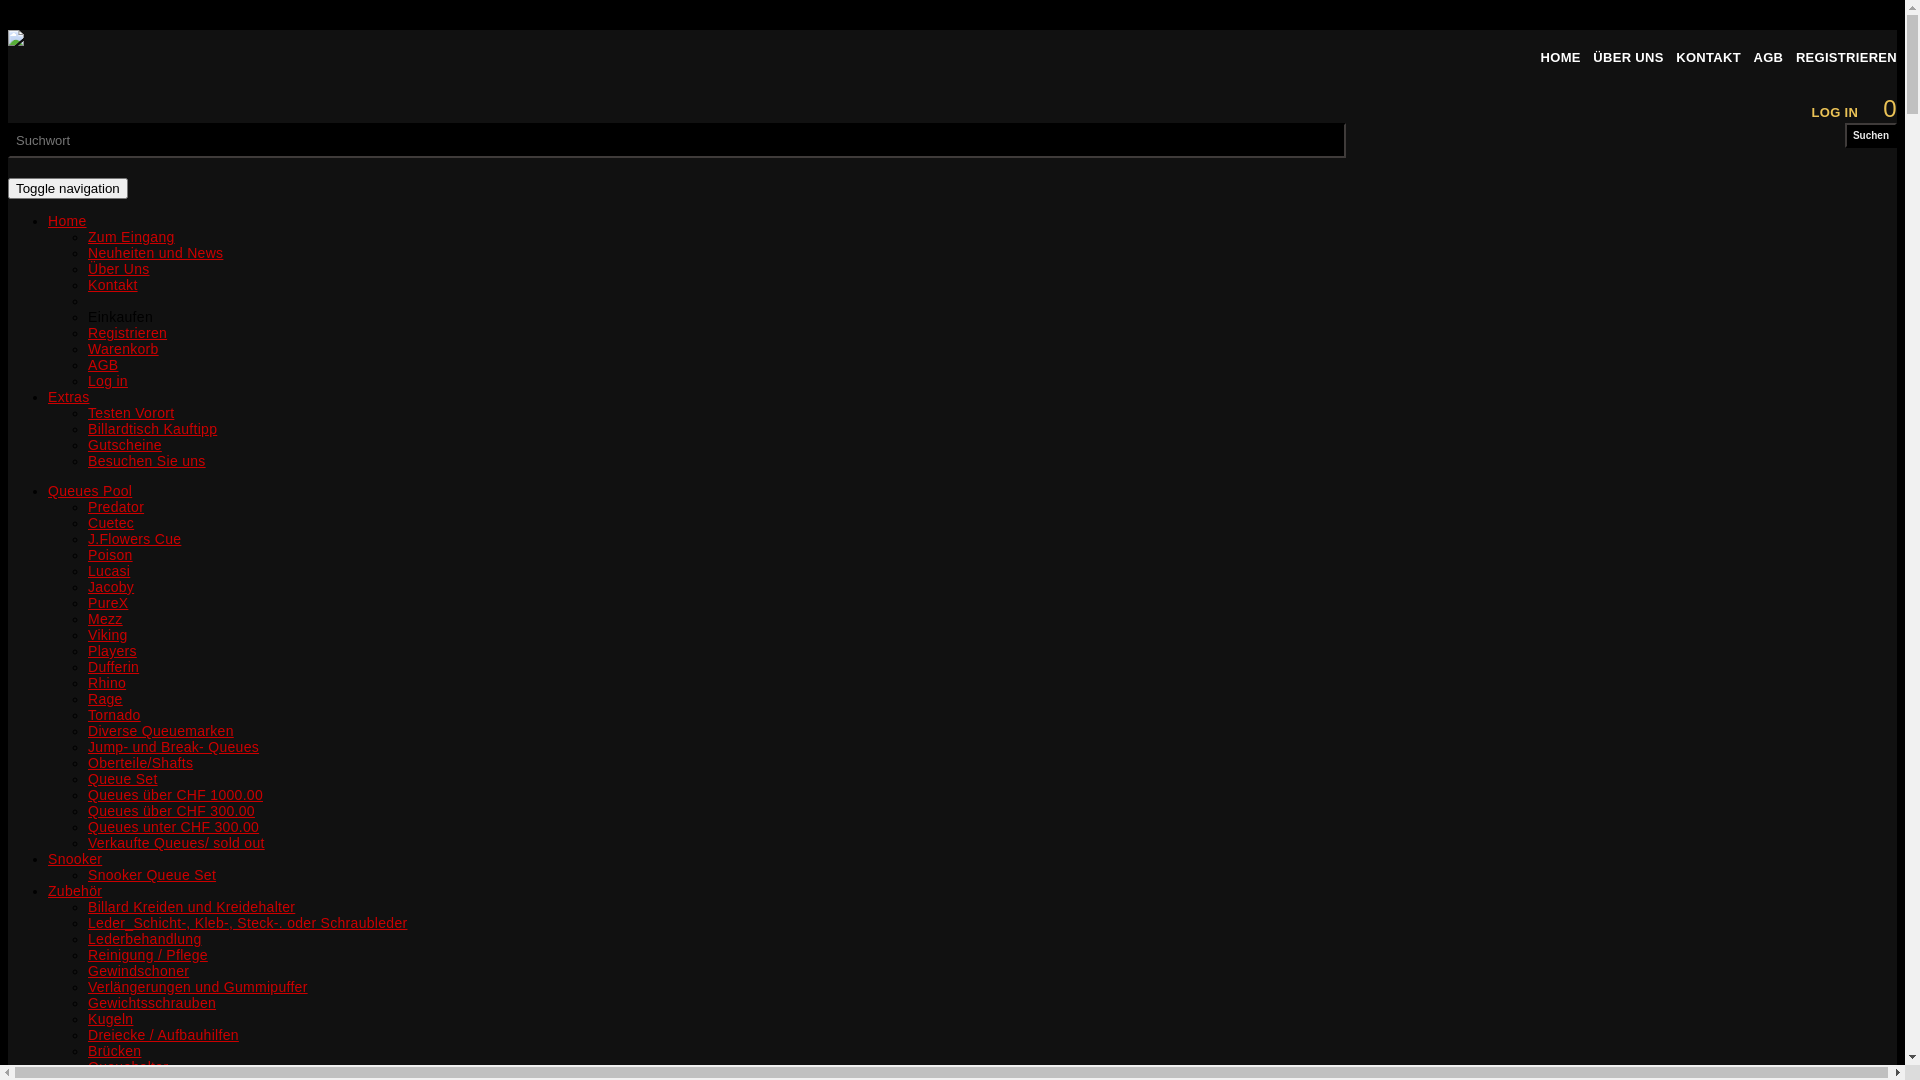 The height and width of the screenshot is (1080, 1920). Describe the element at coordinates (130, 235) in the screenshot. I see `'Zum Eingang'` at that location.